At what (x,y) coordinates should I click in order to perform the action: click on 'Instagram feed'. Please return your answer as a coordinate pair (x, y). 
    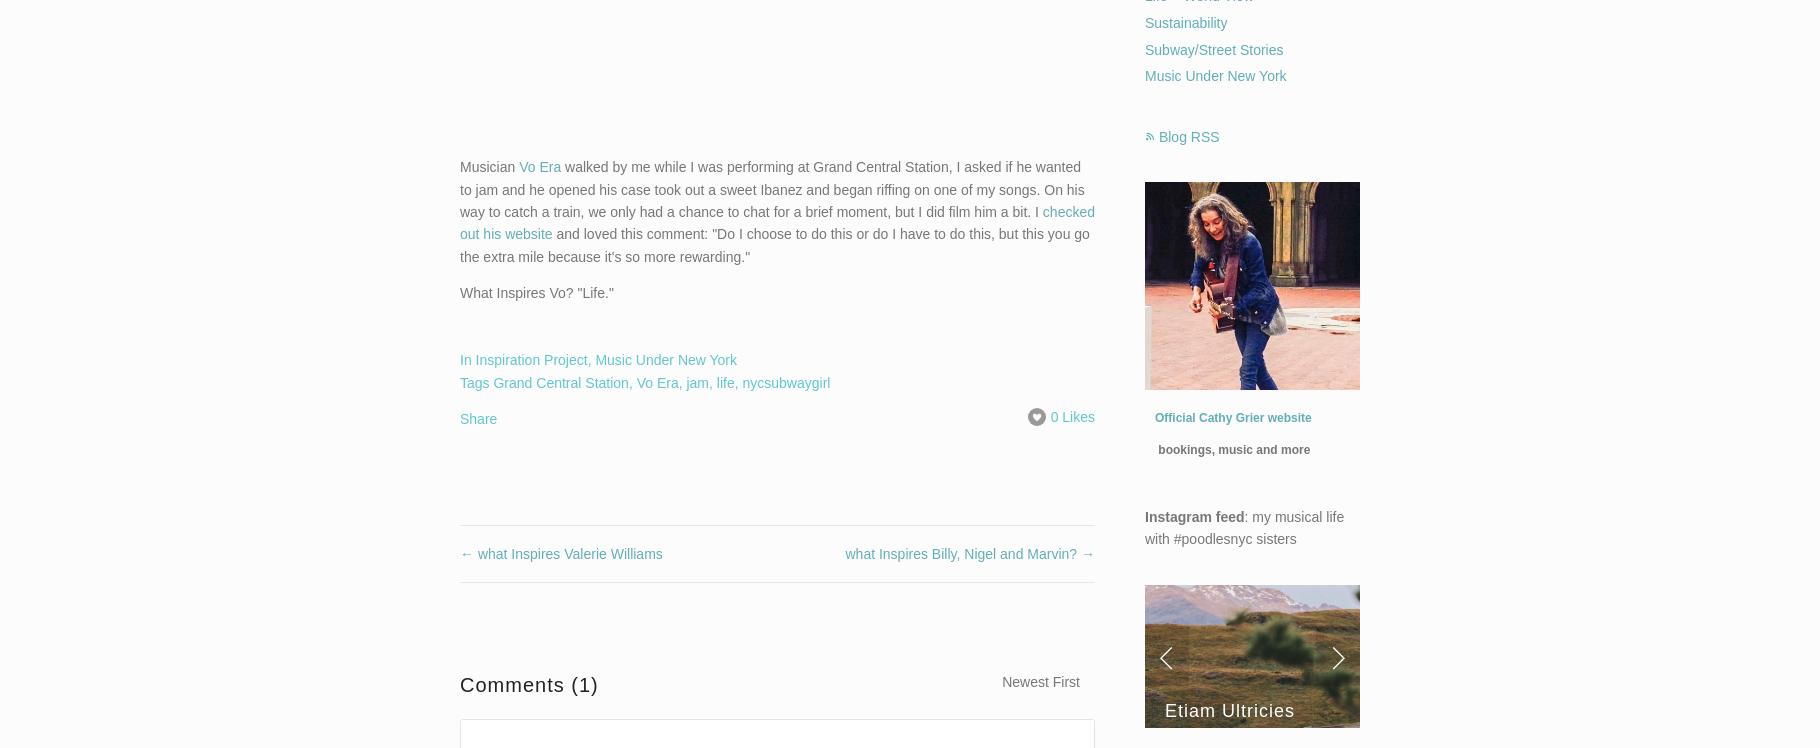
    Looking at the image, I should click on (1194, 514).